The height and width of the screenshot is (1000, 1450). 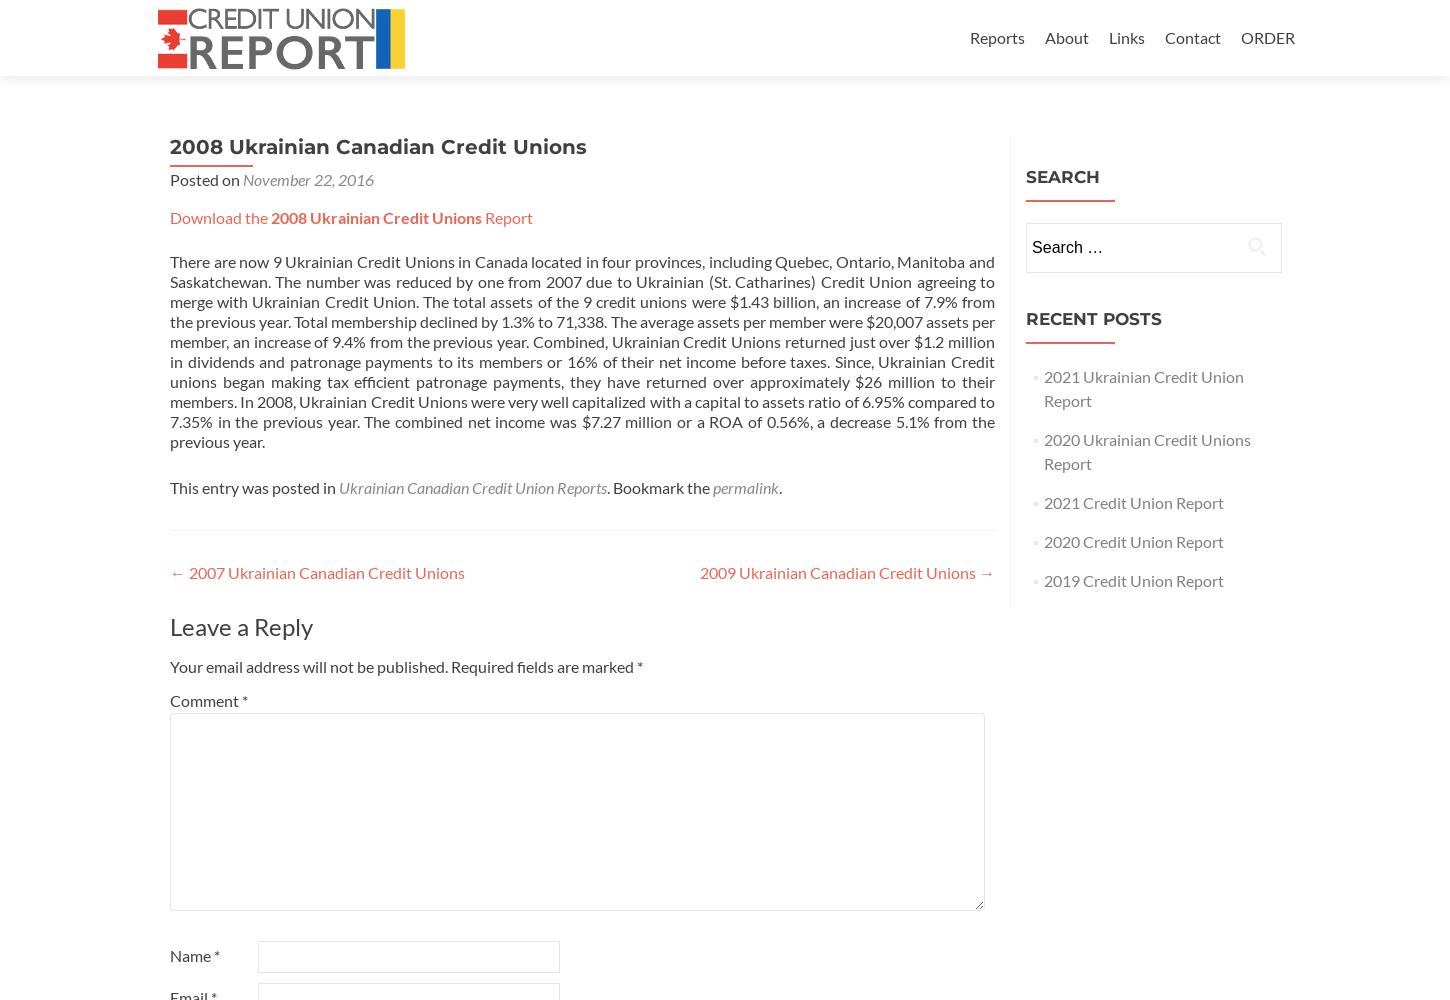 I want to click on 'Reports', so click(x=997, y=37).